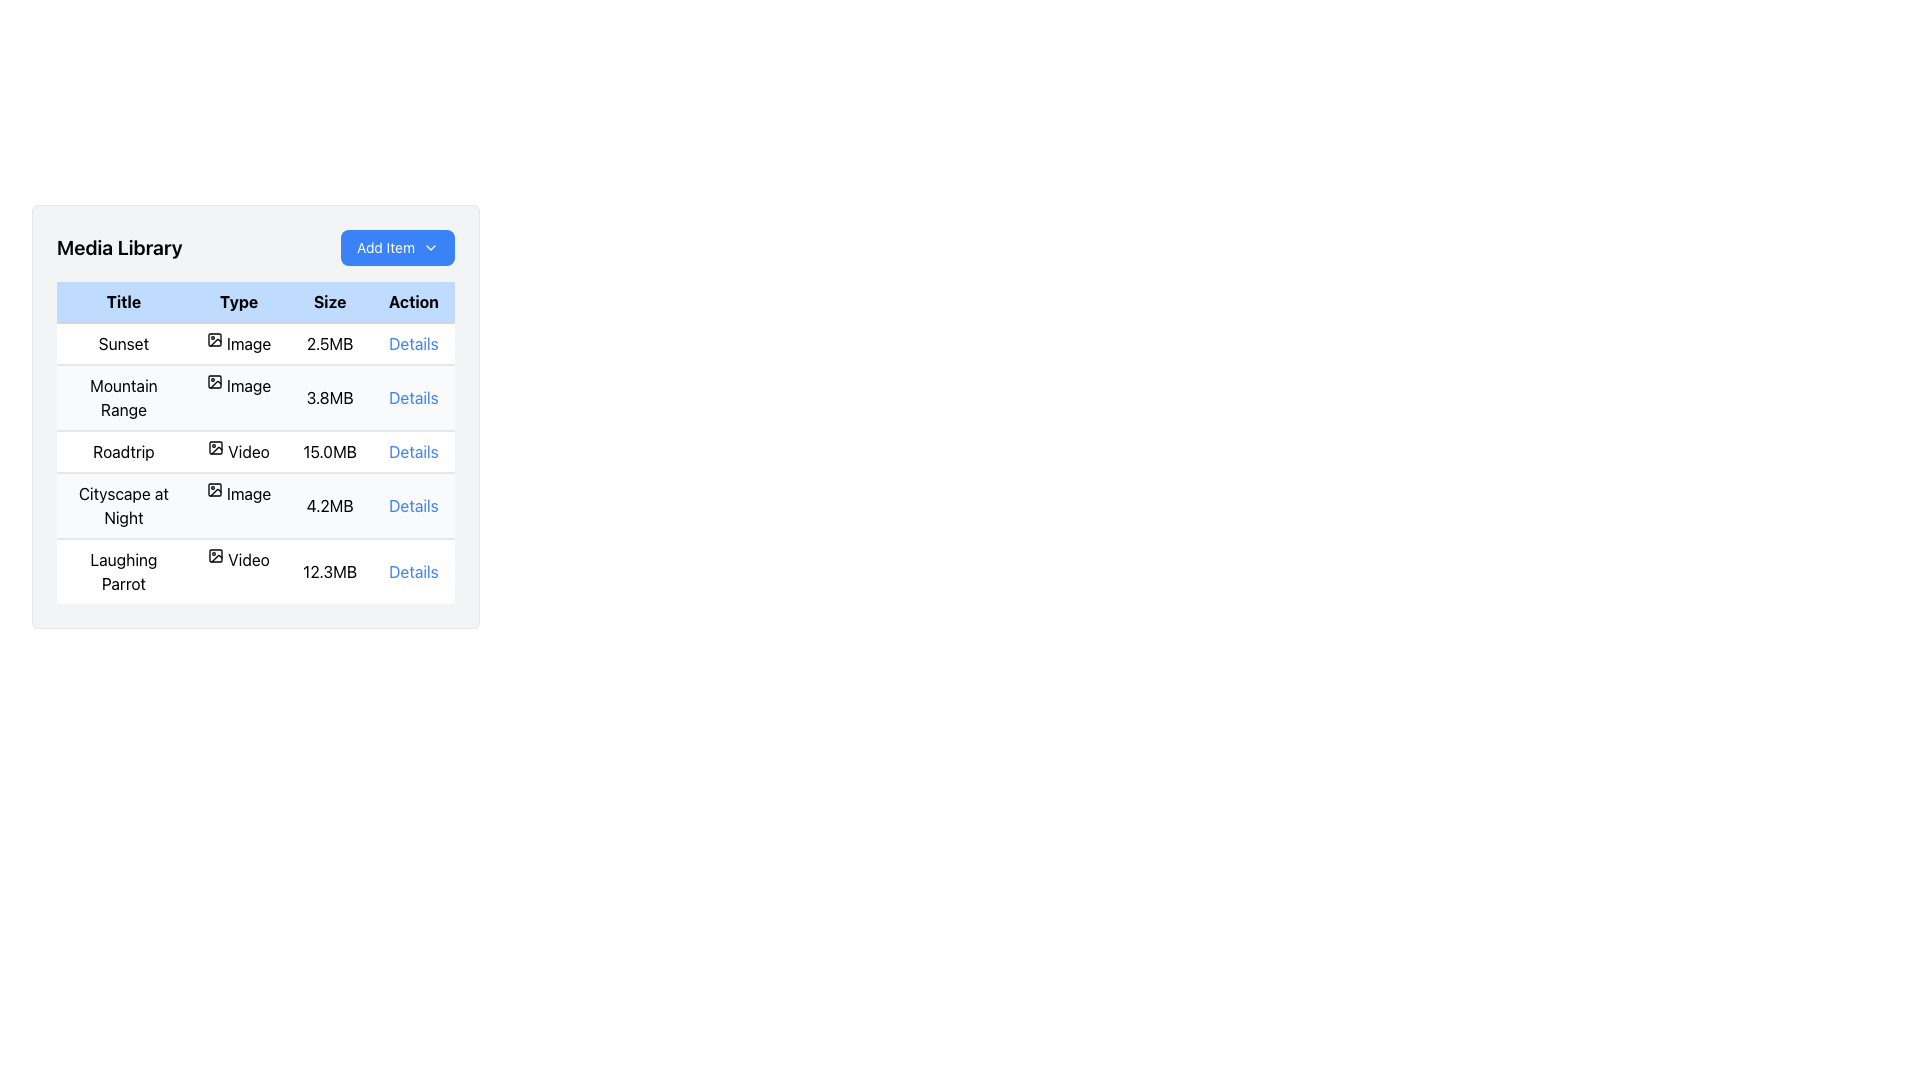  Describe the element at coordinates (122, 571) in the screenshot. I see `text displayed in the 'Laughing Parrot' label located in the first column of the fifth row of the 'Media Library' table` at that location.